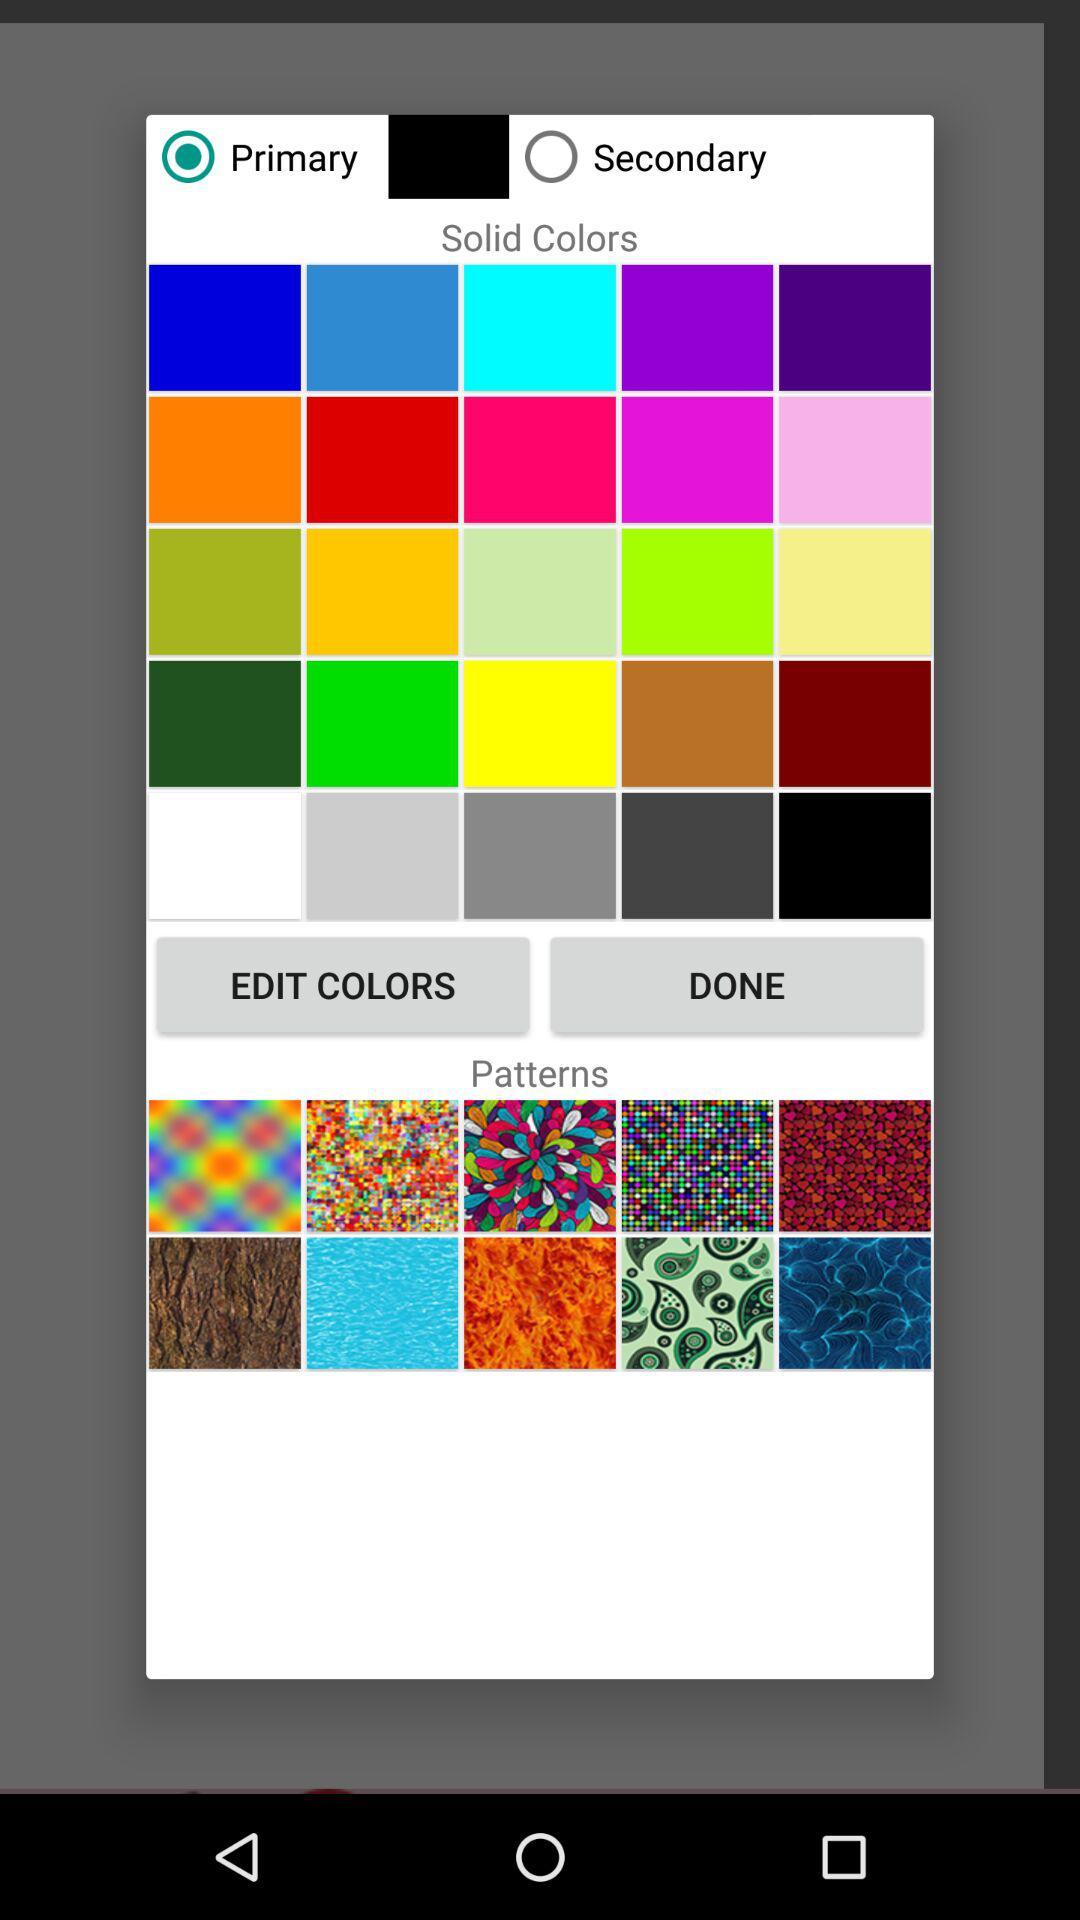 This screenshot has height=1920, width=1080. Describe the element at coordinates (224, 590) in the screenshot. I see `pale green color` at that location.